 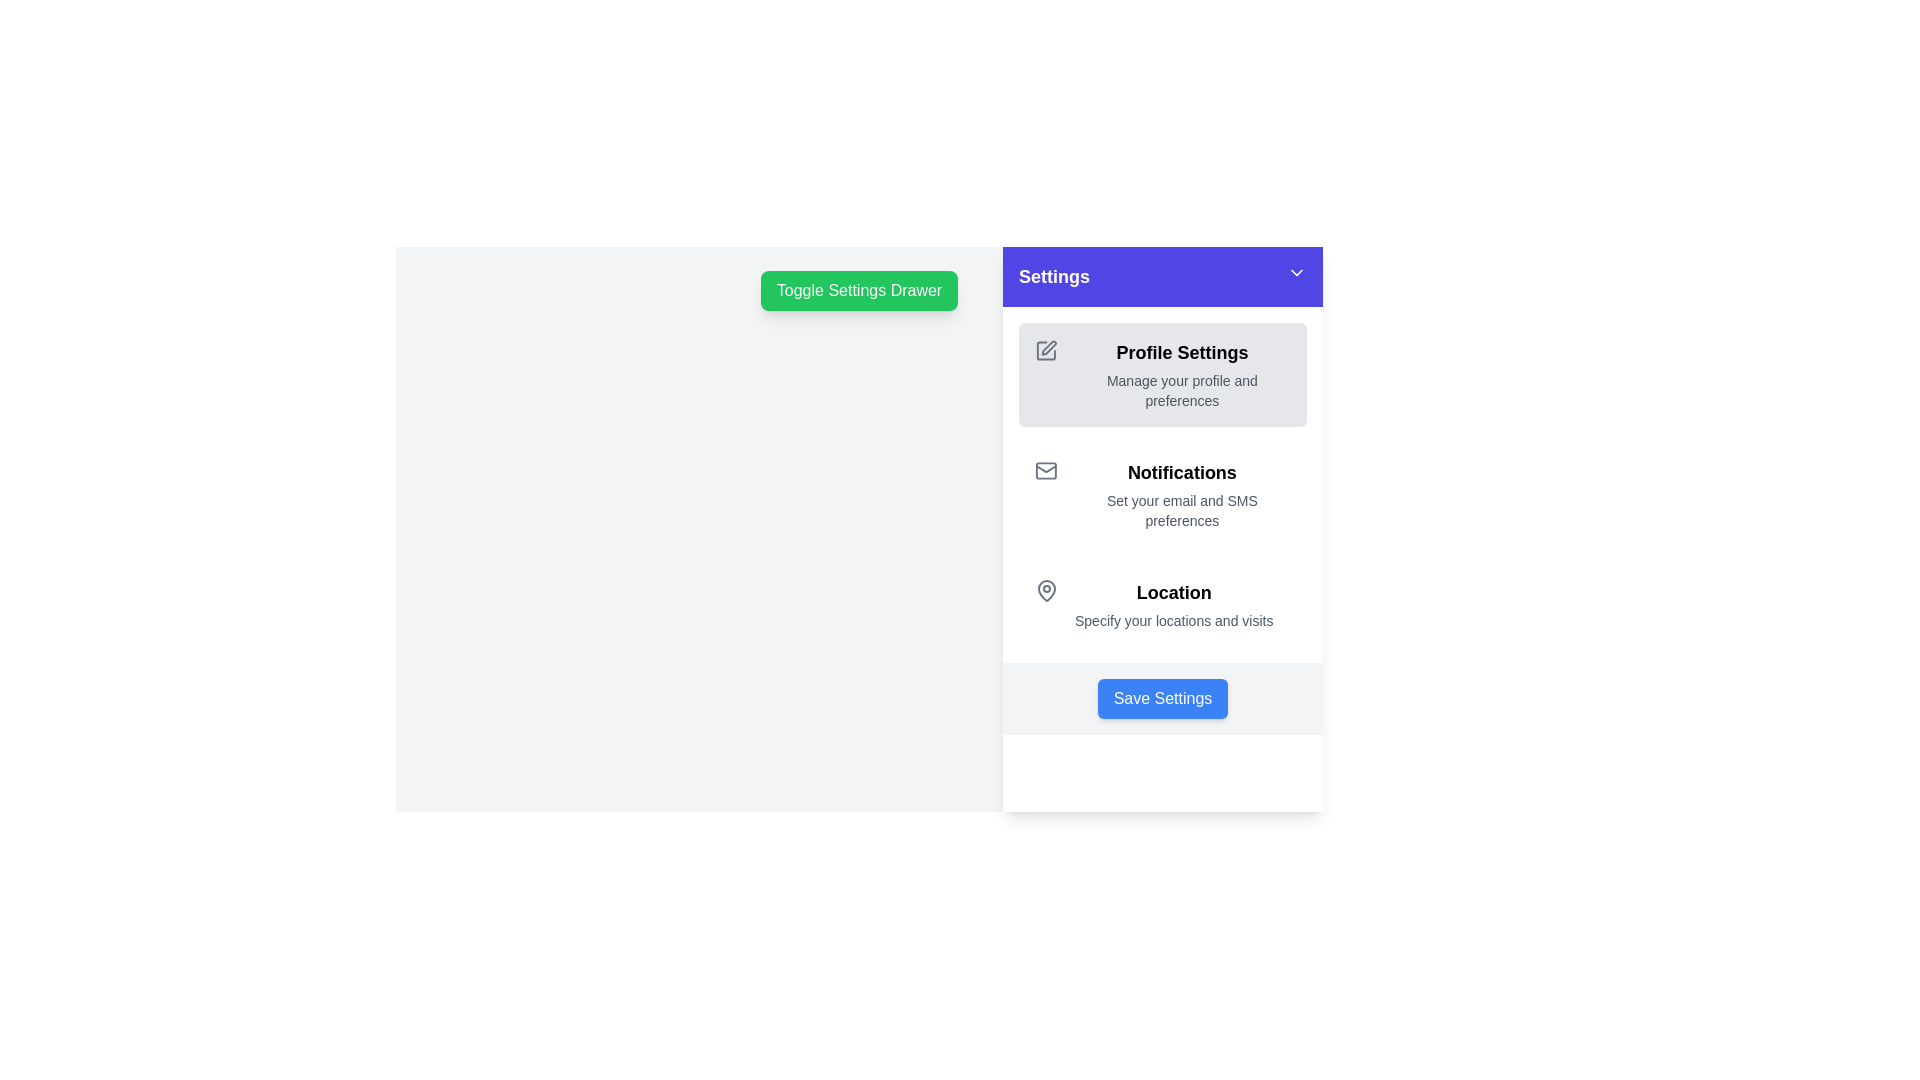 What do you see at coordinates (1162, 697) in the screenshot?
I see `the 'Save Settings' button located at the bottom center of the settings panel` at bounding box center [1162, 697].